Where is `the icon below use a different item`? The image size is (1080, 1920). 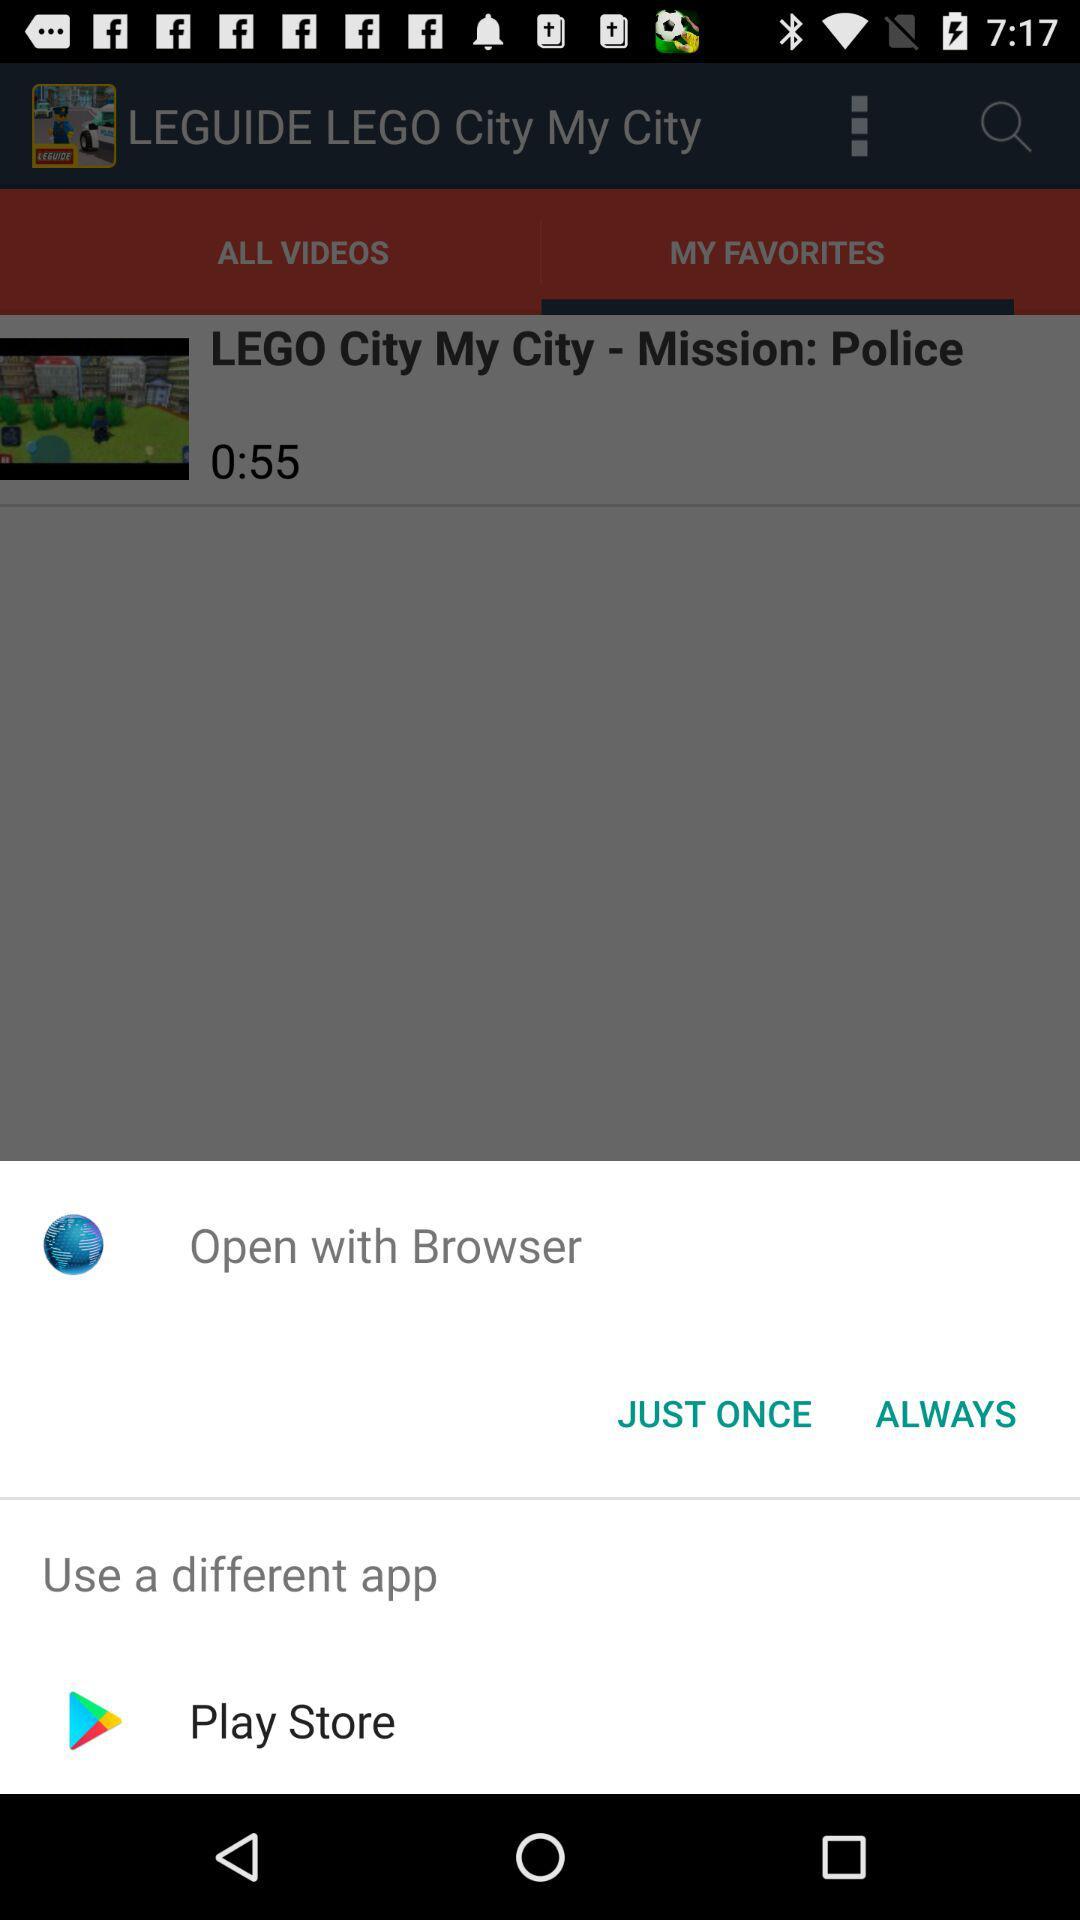 the icon below use a different item is located at coordinates (292, 1719).